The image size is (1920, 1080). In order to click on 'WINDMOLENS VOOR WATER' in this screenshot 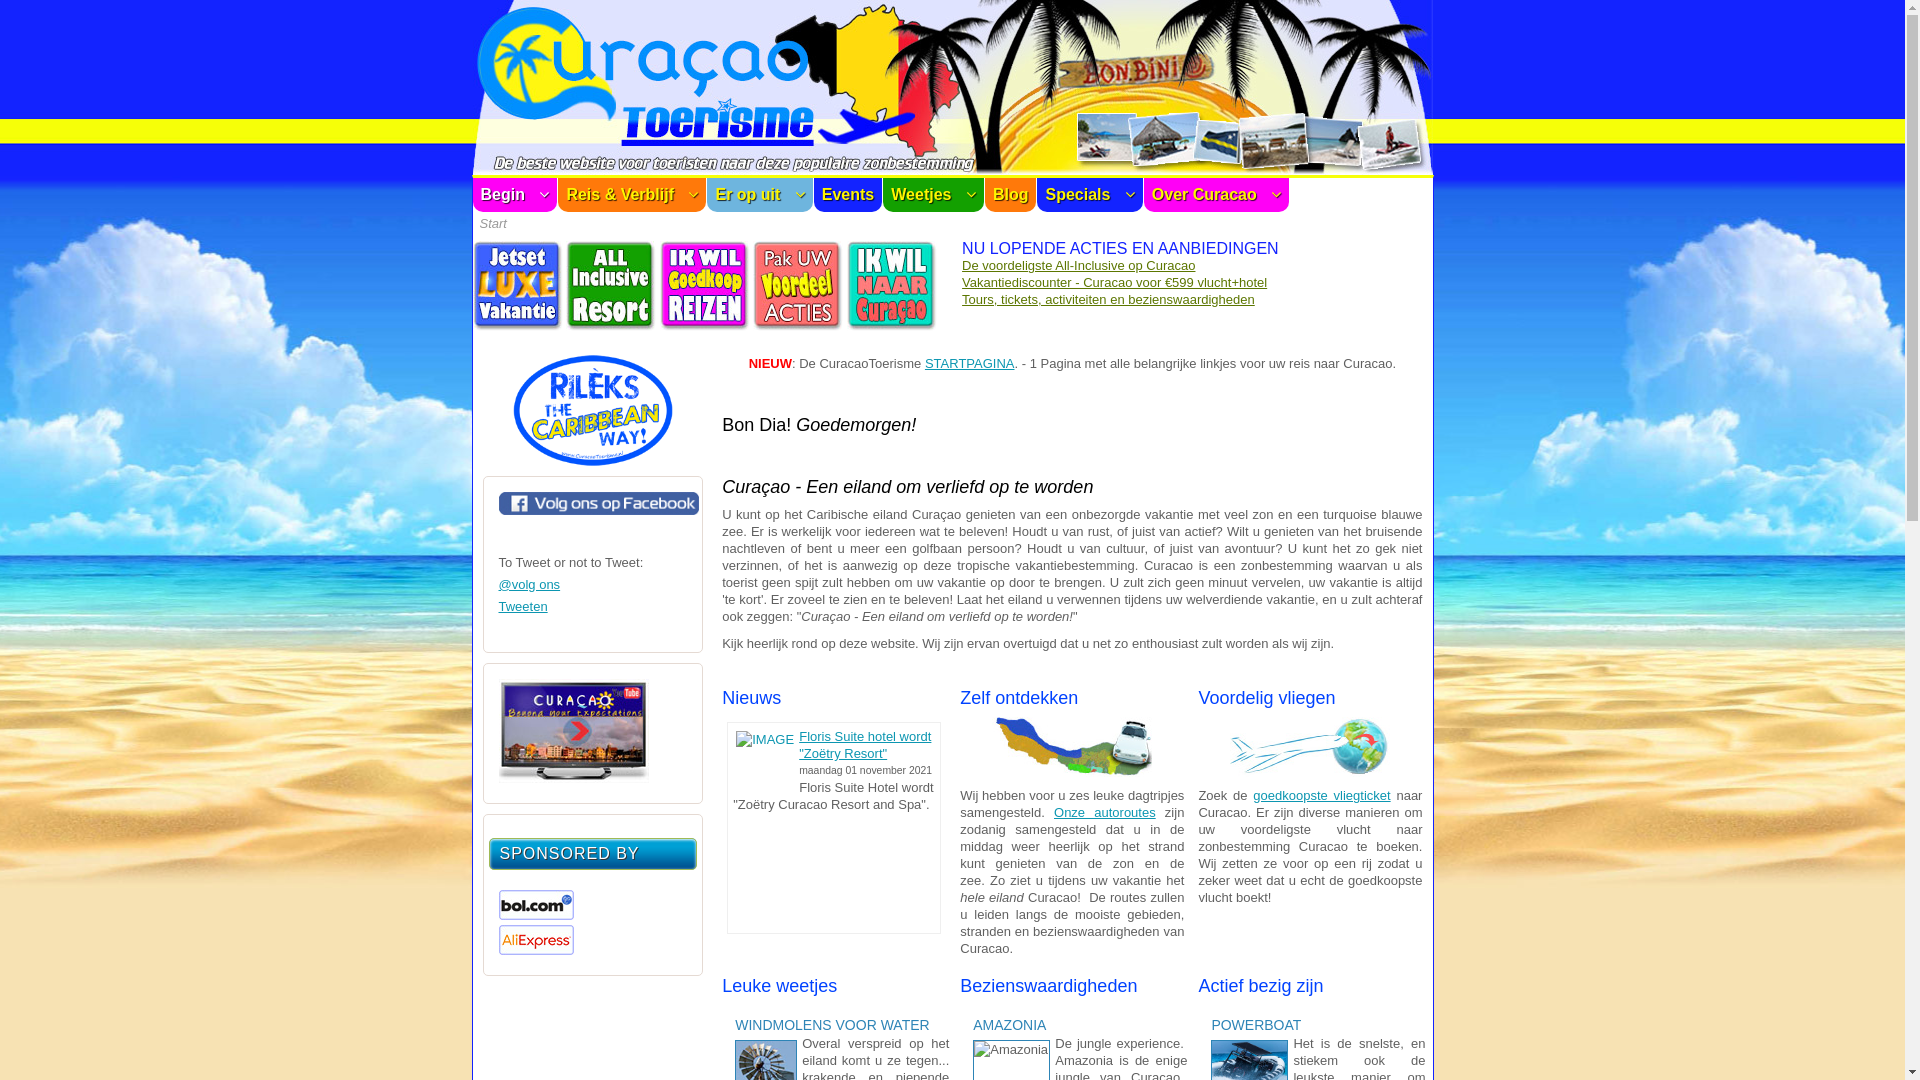, I will do `click(835, 1025)`.